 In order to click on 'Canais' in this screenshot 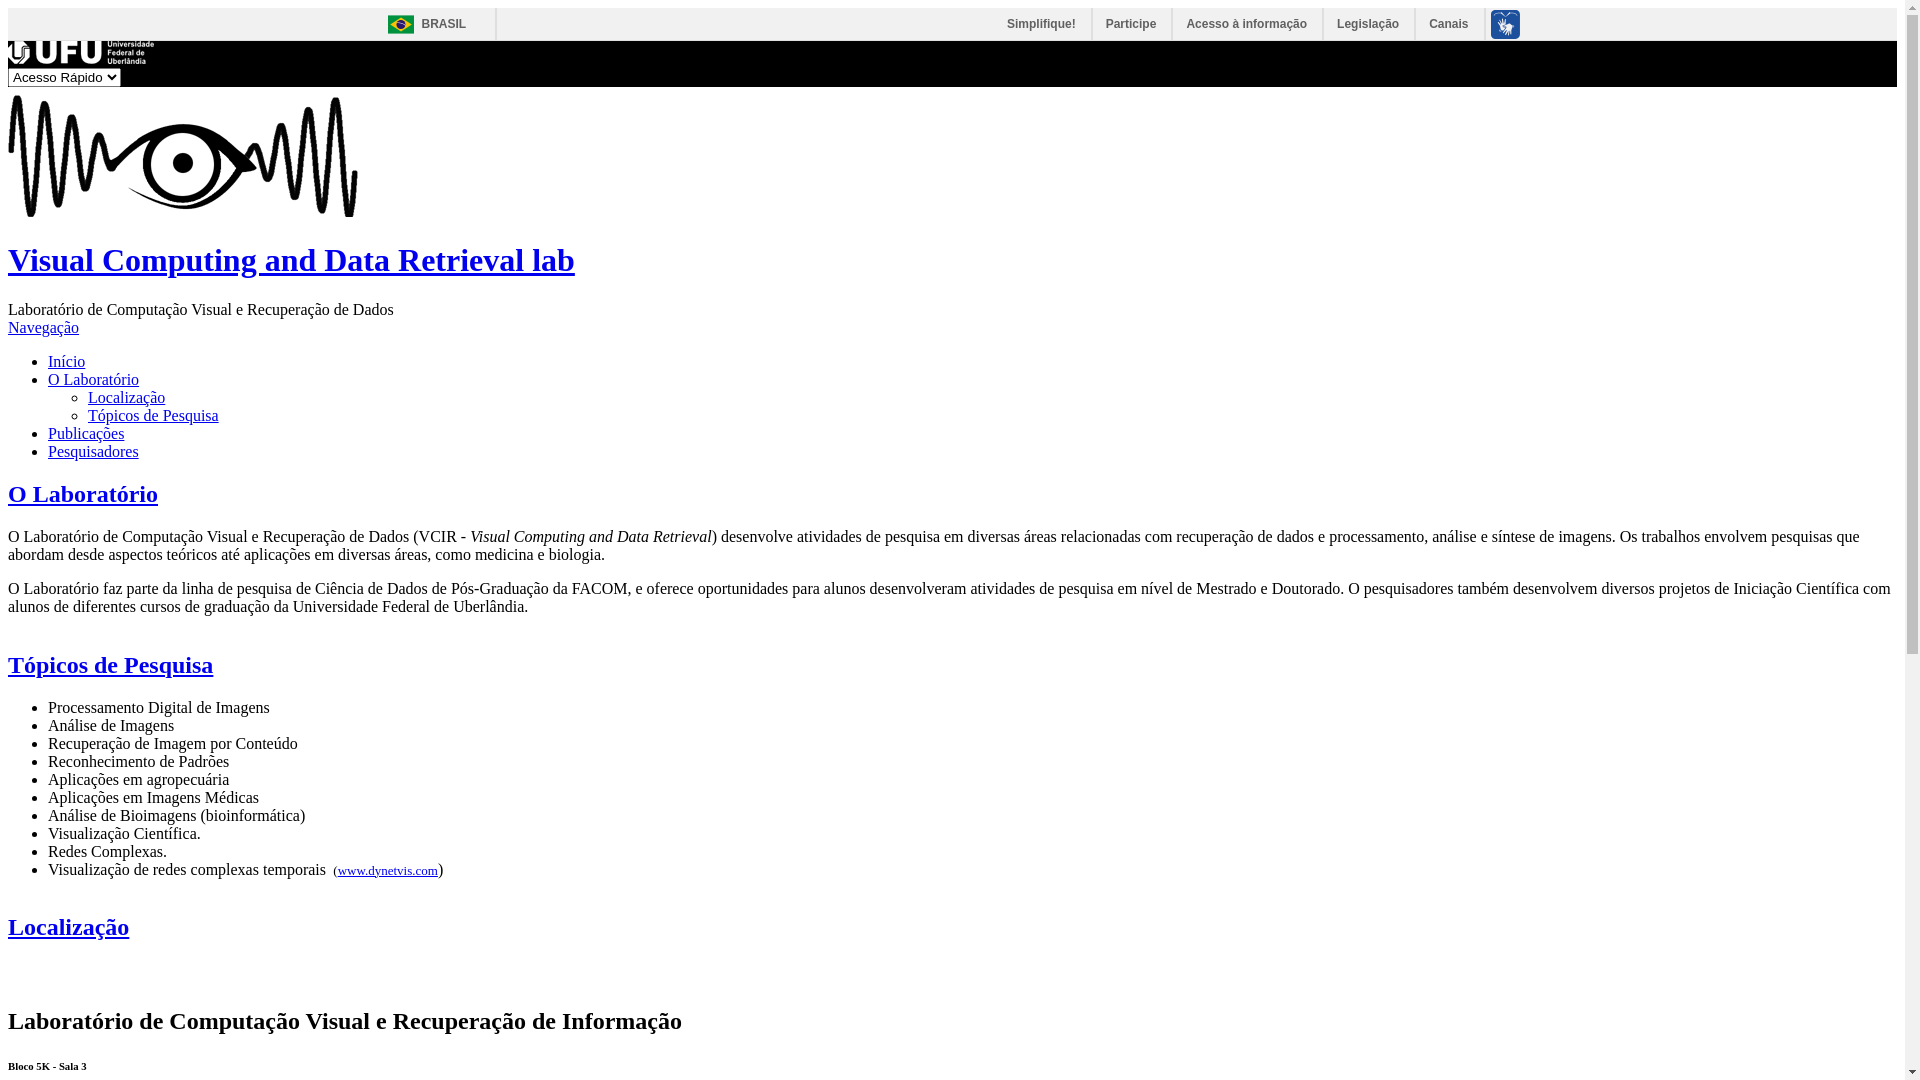, I will do `click(1449, 23)`.